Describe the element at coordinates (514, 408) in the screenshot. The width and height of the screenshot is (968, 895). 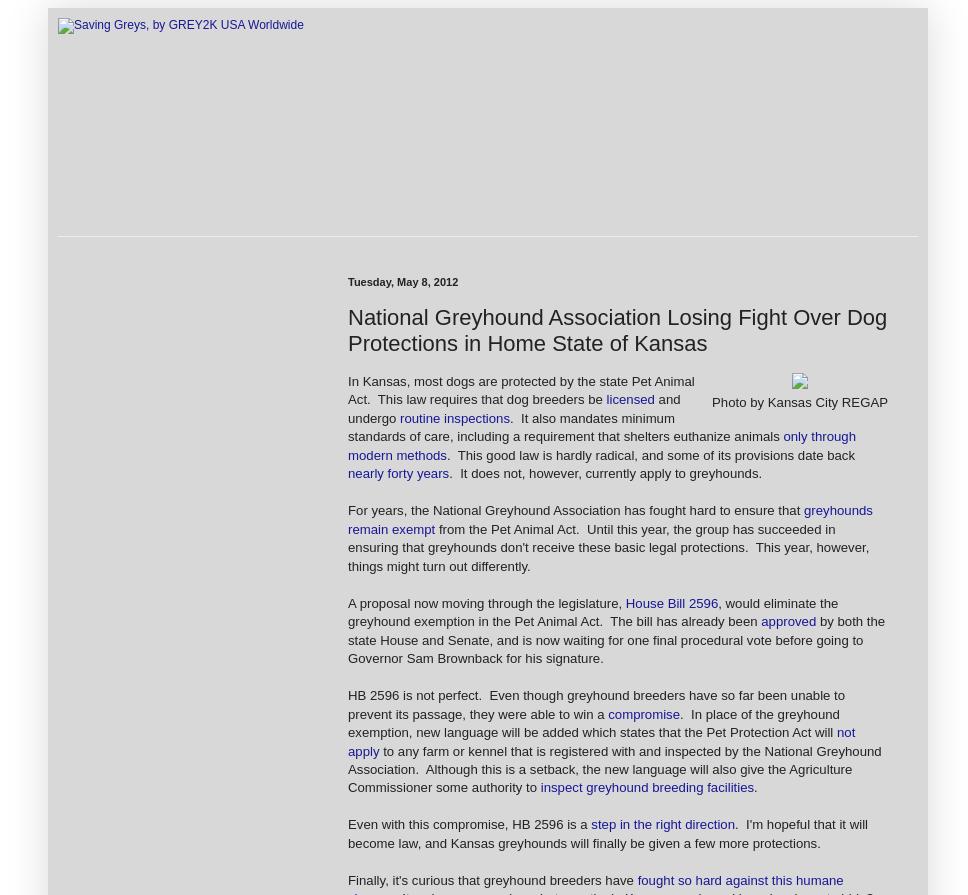
I see `'and undergo'` at that location.